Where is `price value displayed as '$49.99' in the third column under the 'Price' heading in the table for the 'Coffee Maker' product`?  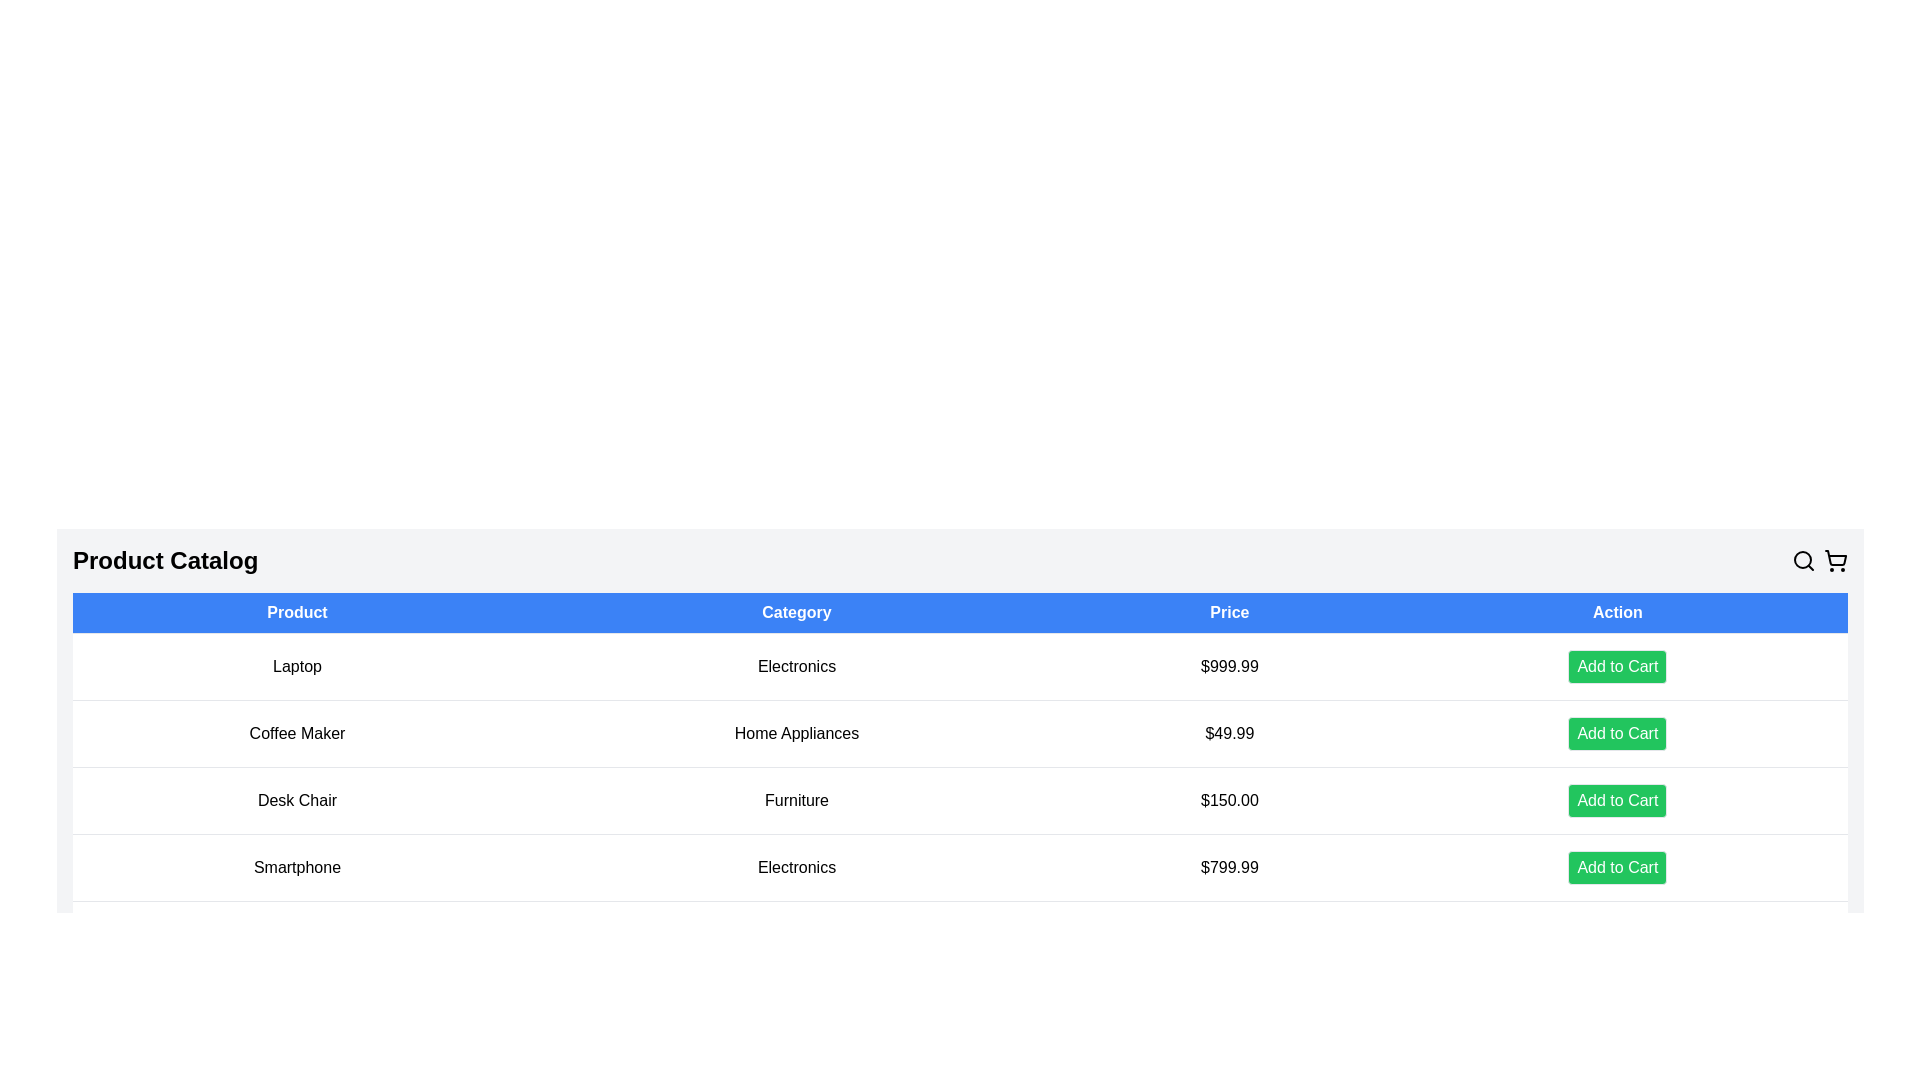 price value displayed as '$49.99' in the third column under the 'Price' heading in the table for the 'Coffee Maker' product is located at coordinates (1228, 733).